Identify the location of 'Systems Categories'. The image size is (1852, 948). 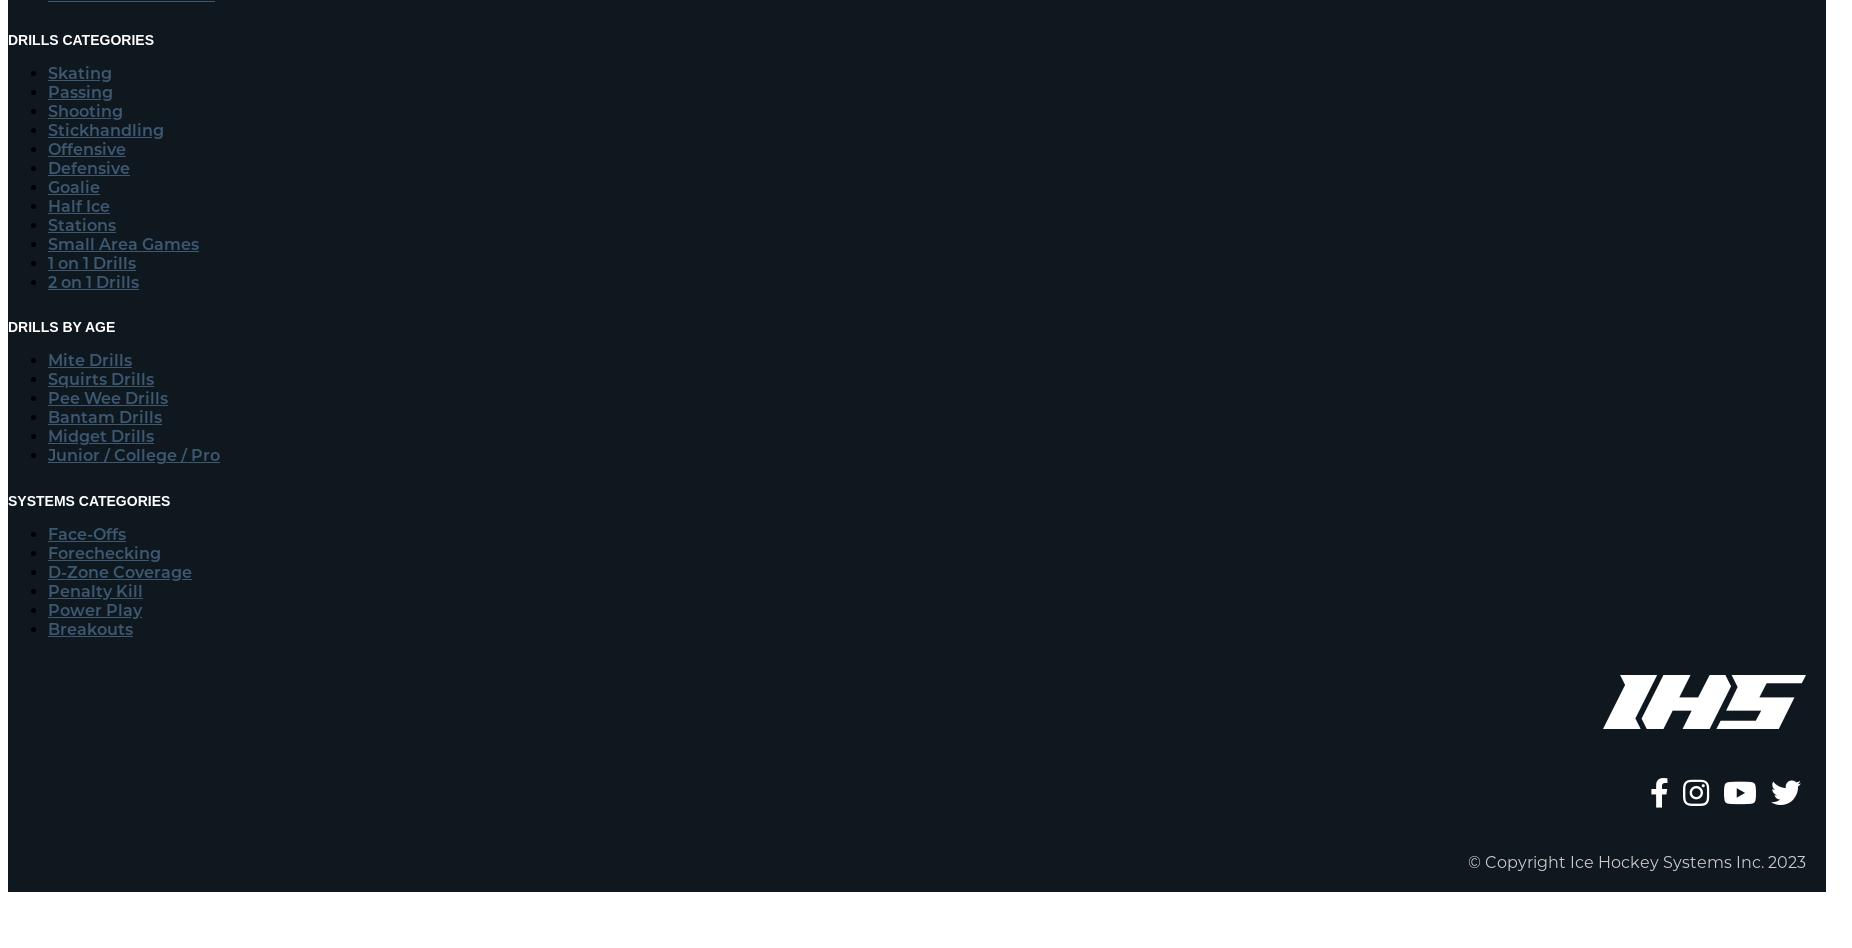
(6, 501).